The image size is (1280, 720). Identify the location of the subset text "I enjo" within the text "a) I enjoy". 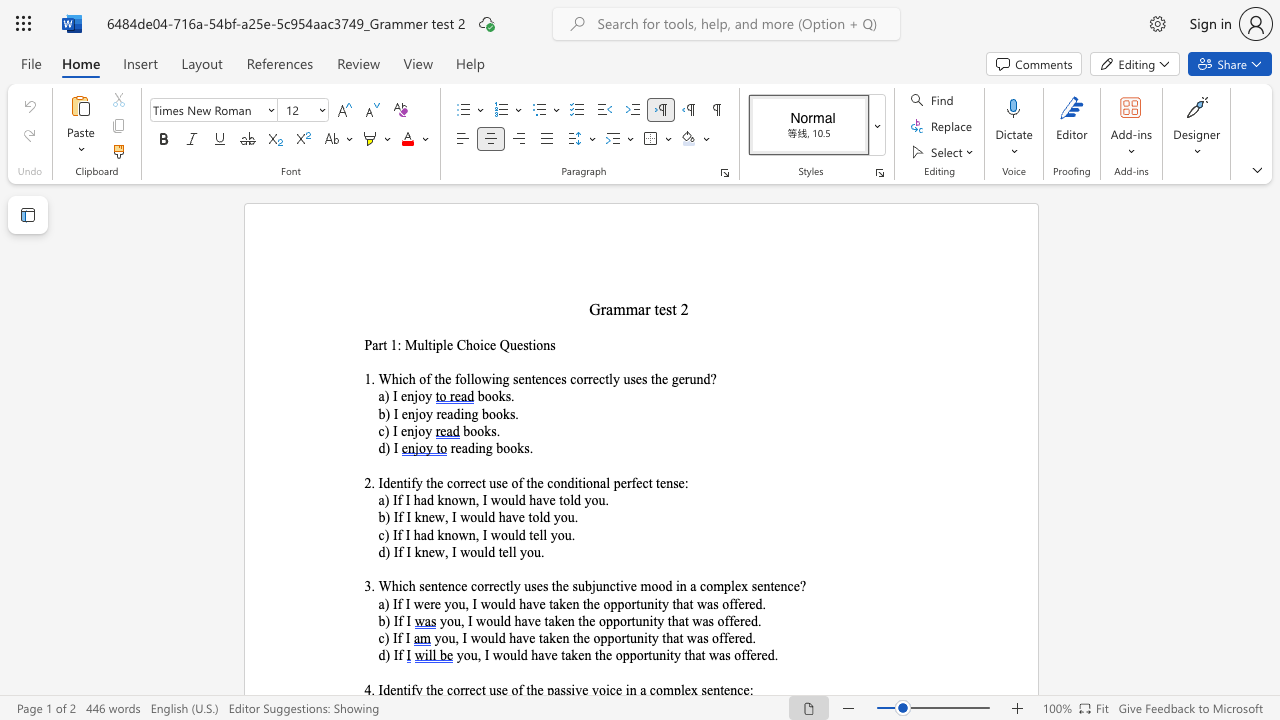
(392, 397).